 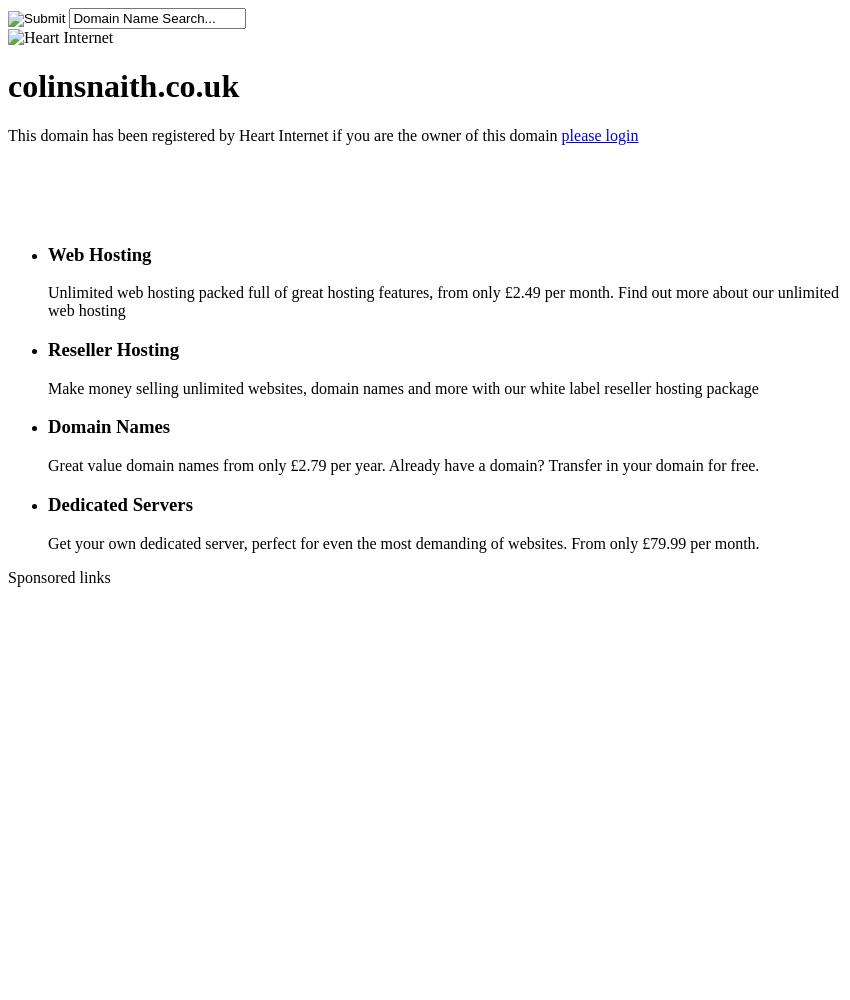 I want to click on 'Web Hosting', so click(x=48, y=253).